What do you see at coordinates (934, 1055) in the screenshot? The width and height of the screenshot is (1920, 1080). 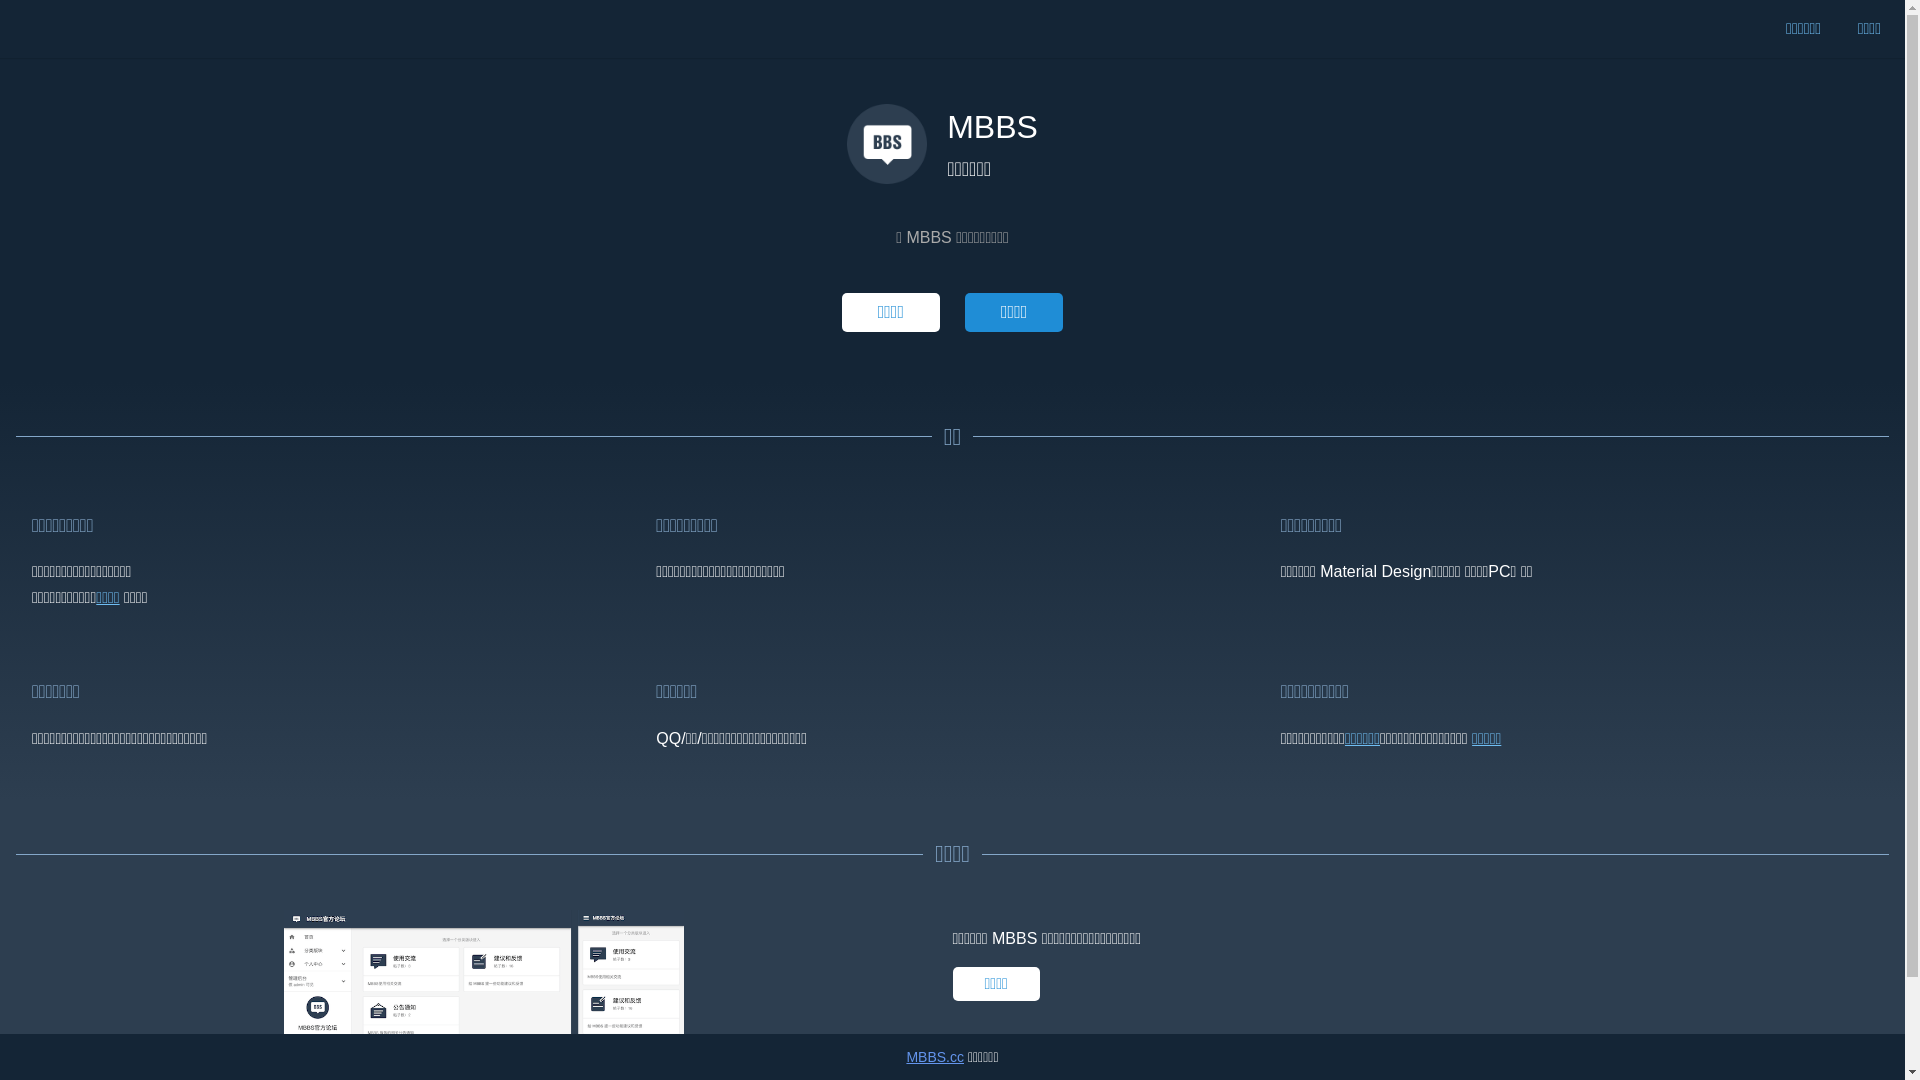 I see `'MBBS.cc'` at bounding box center [934, 1055].